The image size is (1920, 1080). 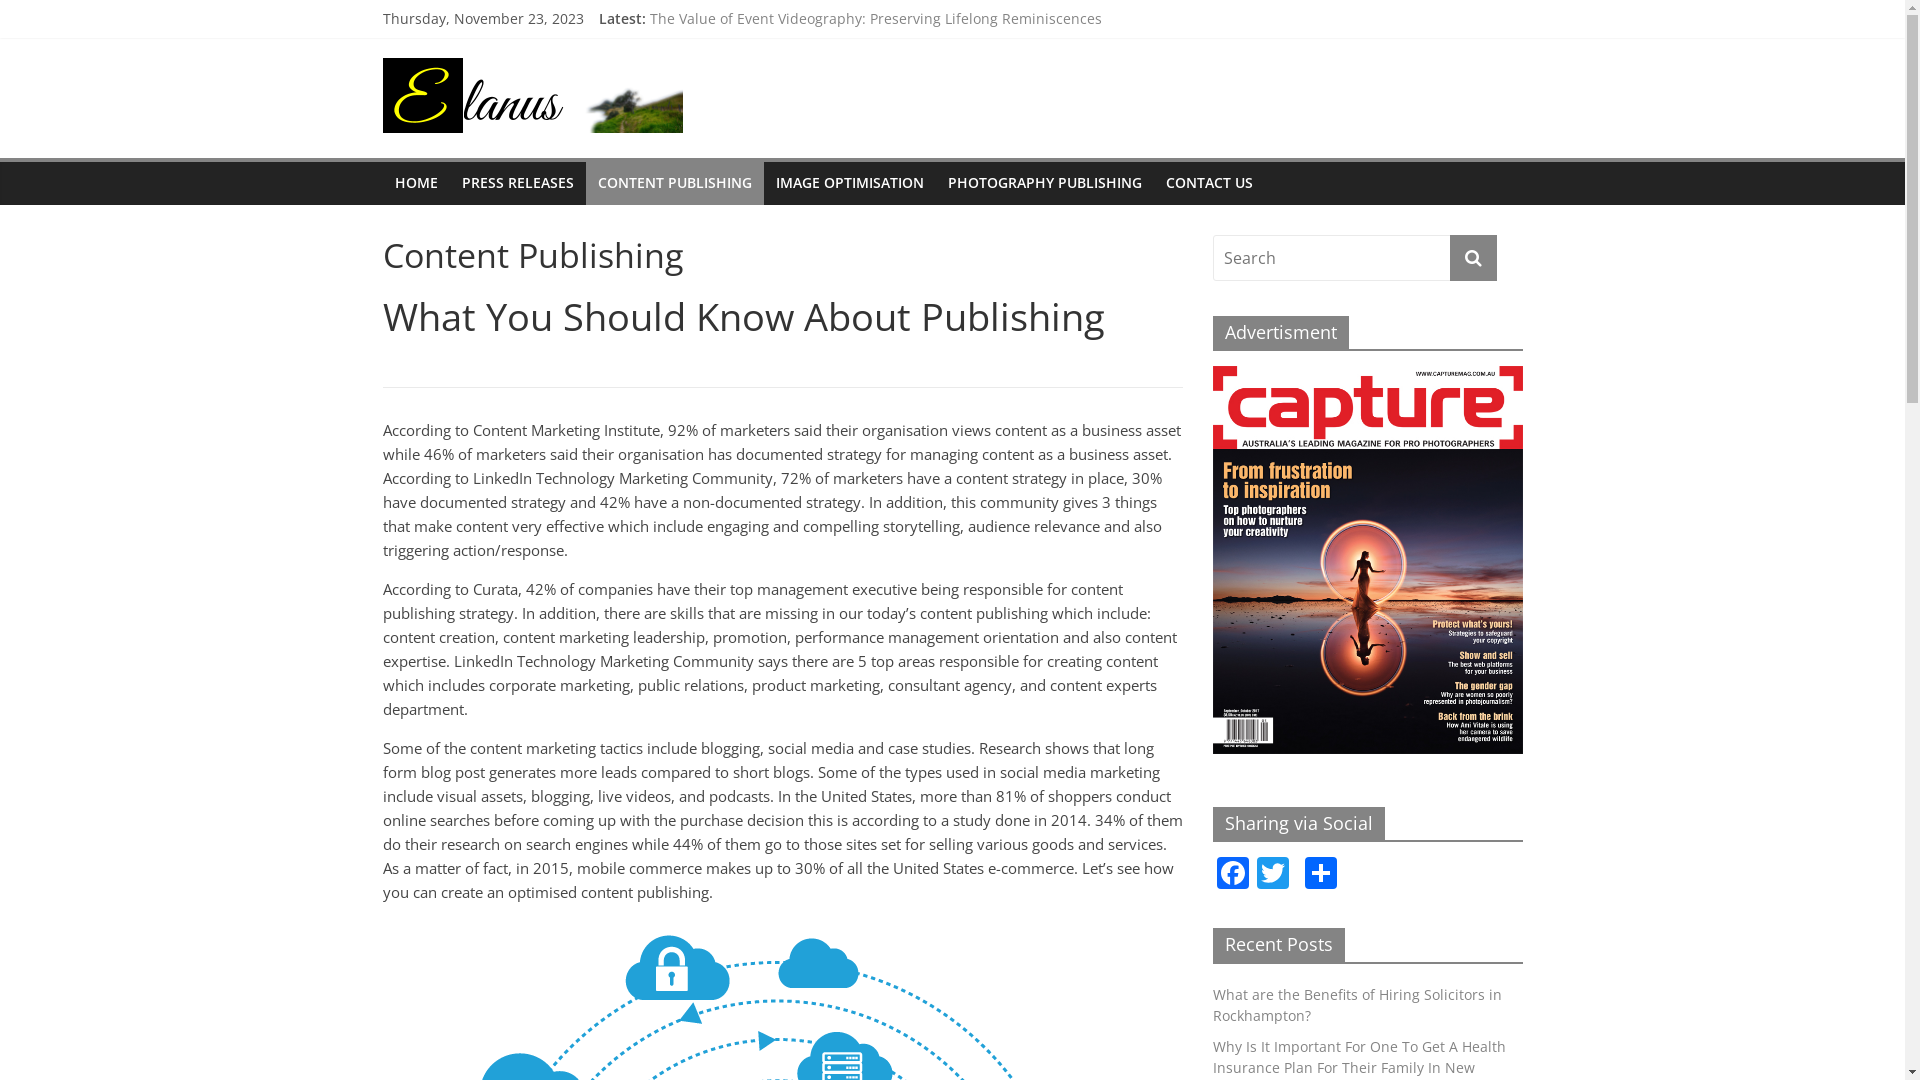 I want to click on 'HOME', so click(x=382, y=182).